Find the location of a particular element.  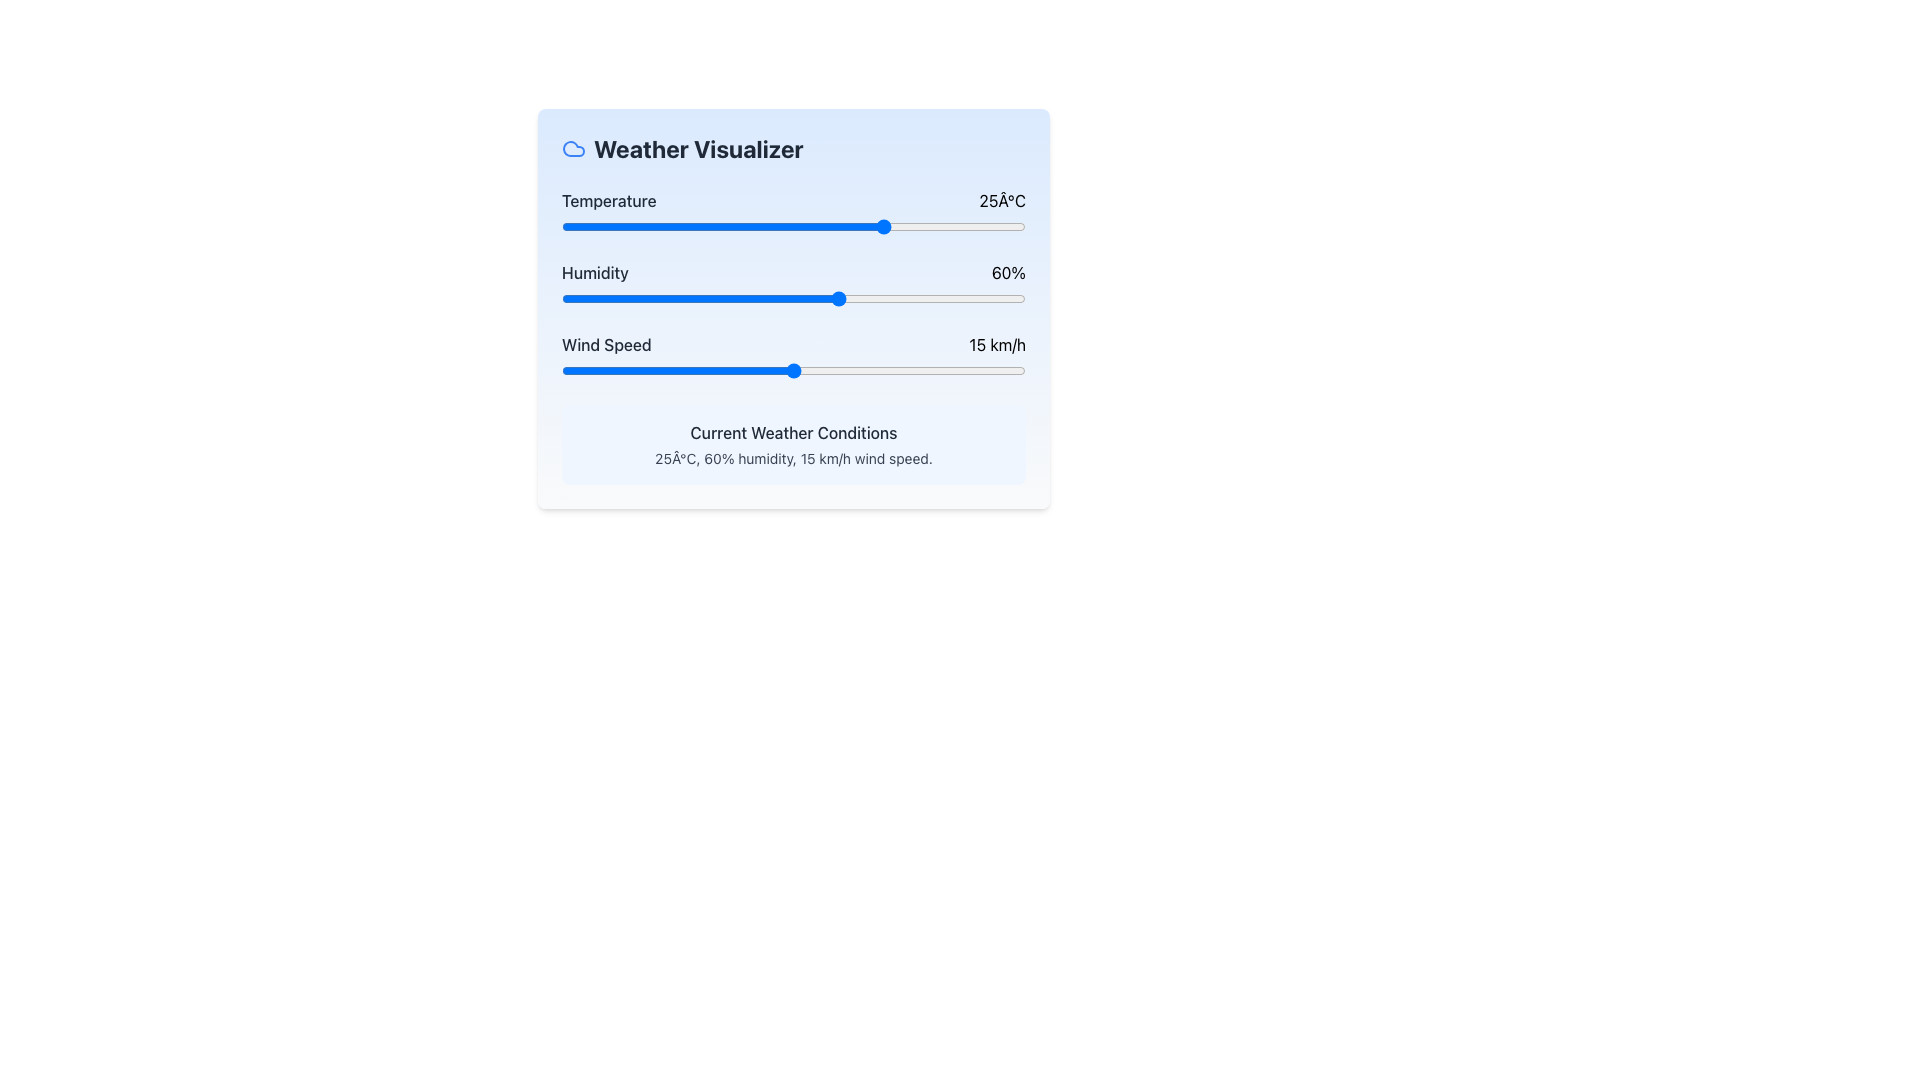

the text label 'Current Weather Conditions' which is styled in grayish-black font, positioned inside a blue box, and located slightly below sliders and numeric indicators for weather parameters is located at coordinates (792, 431).